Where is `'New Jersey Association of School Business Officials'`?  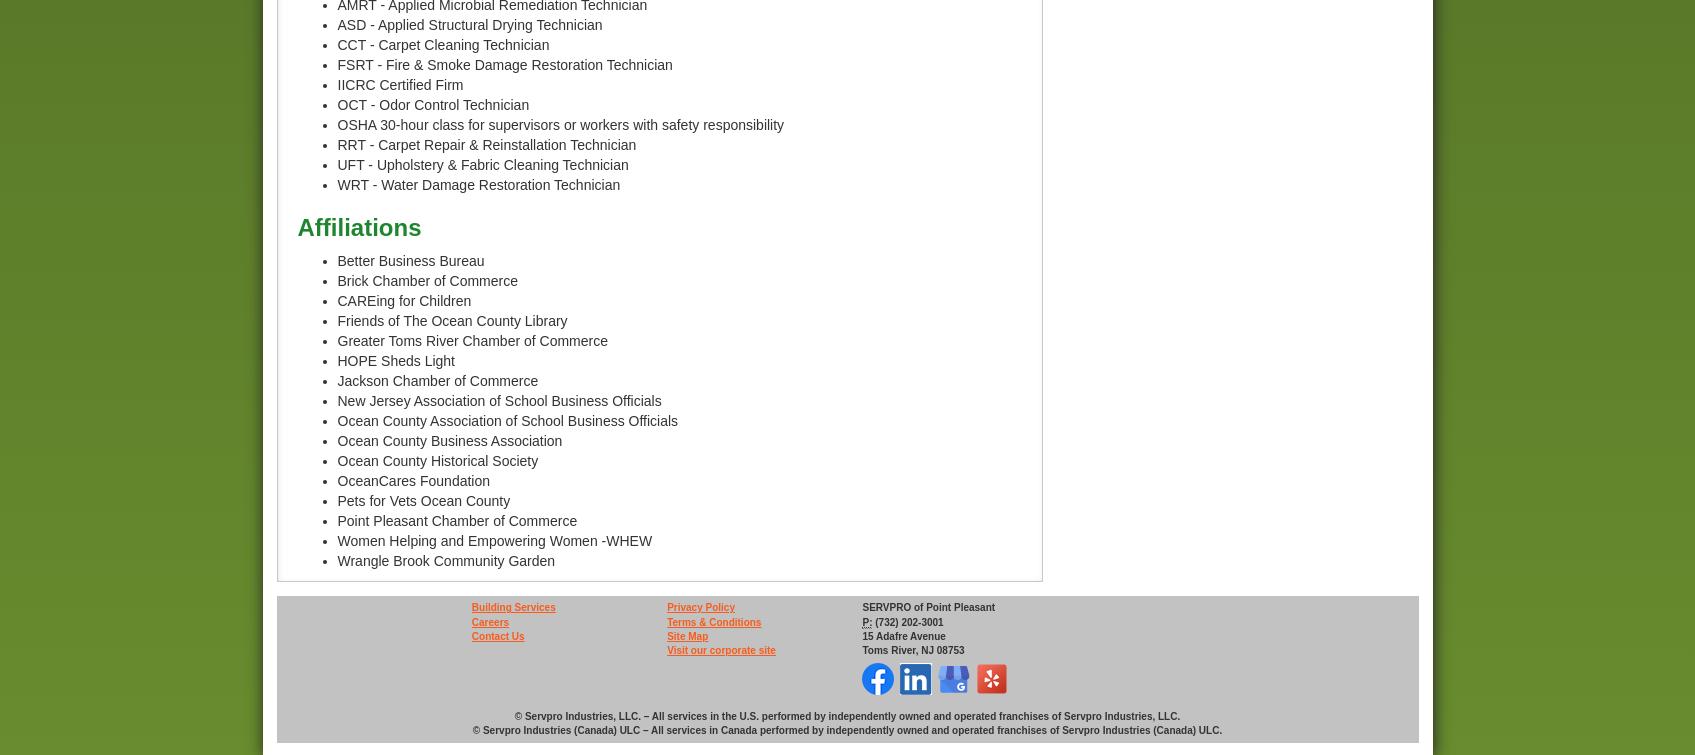 'New Jersey Association of School Business Officials' is located at coordinates (498, 399).